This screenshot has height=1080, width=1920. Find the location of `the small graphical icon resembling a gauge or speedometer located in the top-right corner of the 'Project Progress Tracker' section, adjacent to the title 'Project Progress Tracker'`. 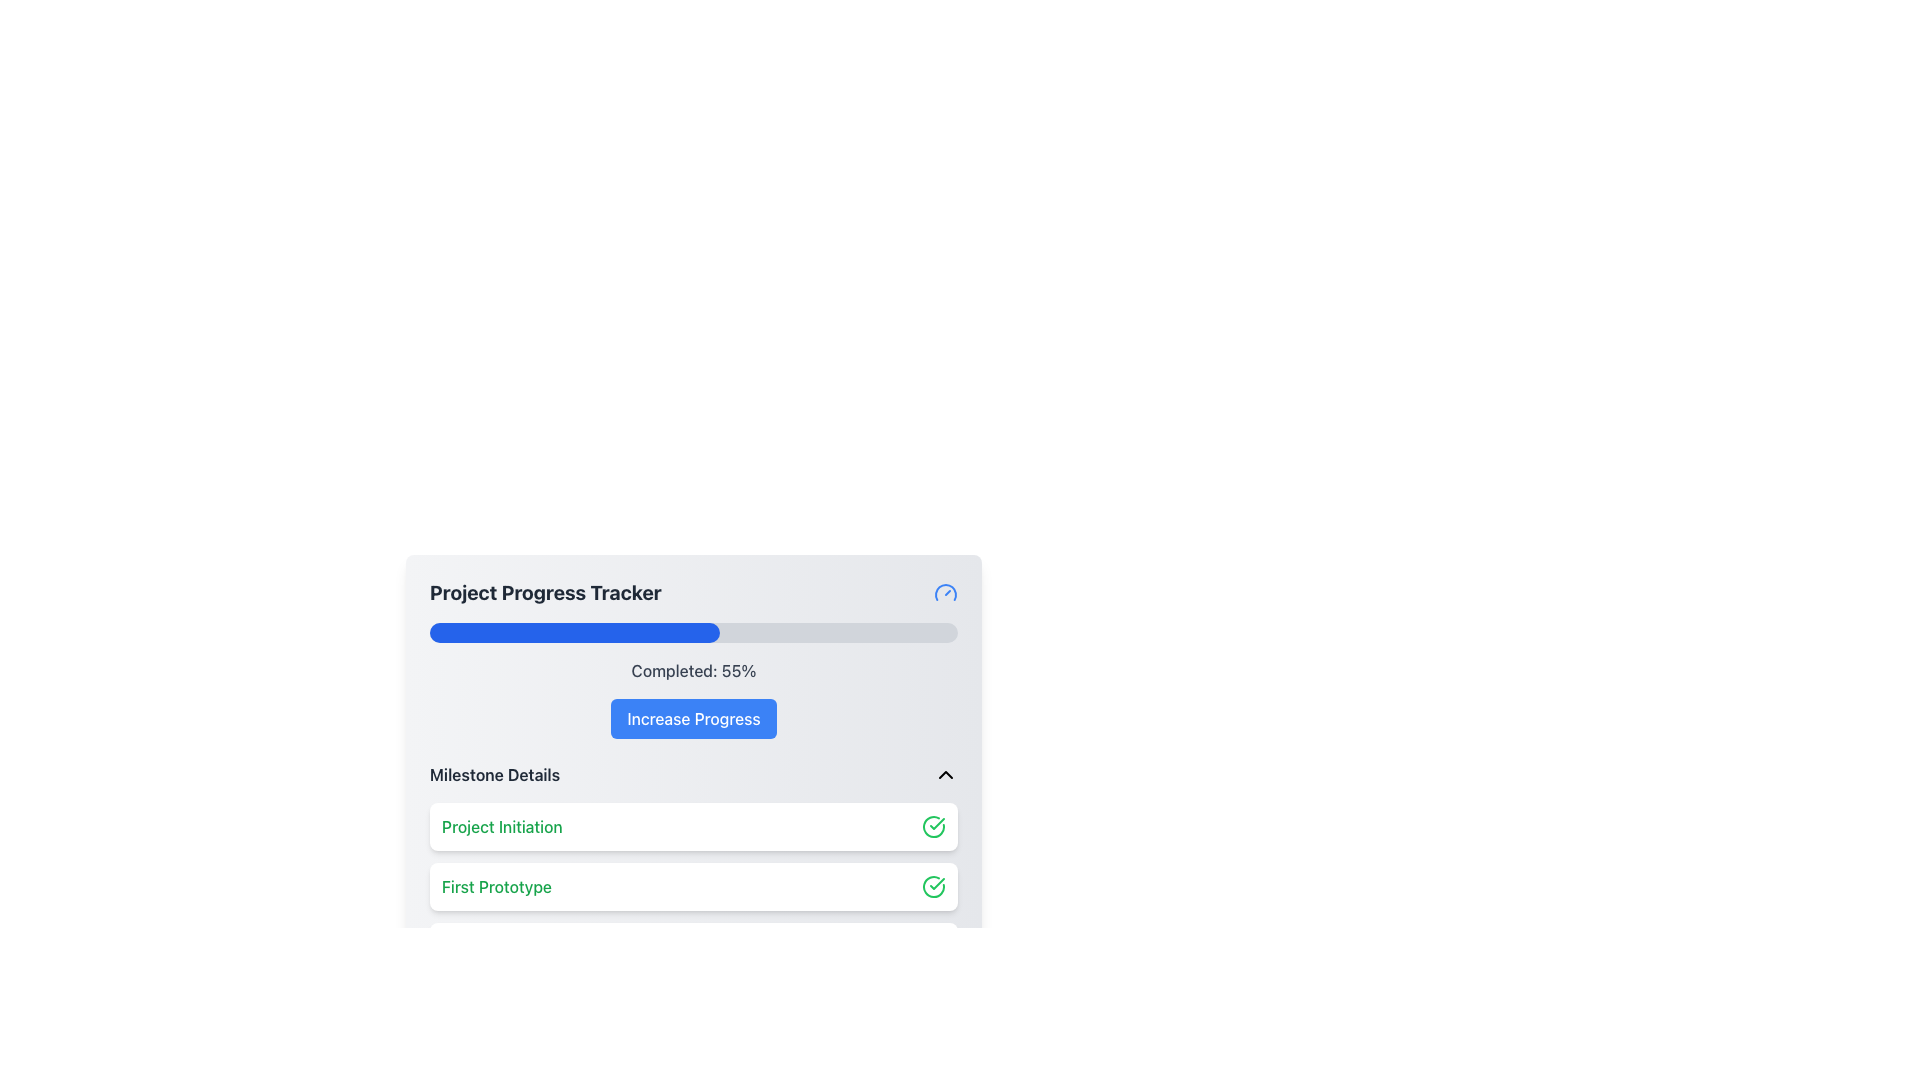

the small graphical icon resembling a gauge or speedometer located in the top-right corner of the 'Project Progress Tracker' section, adjacent to the title 'Project Progress Tracker' is located at coordinates (944, 592).